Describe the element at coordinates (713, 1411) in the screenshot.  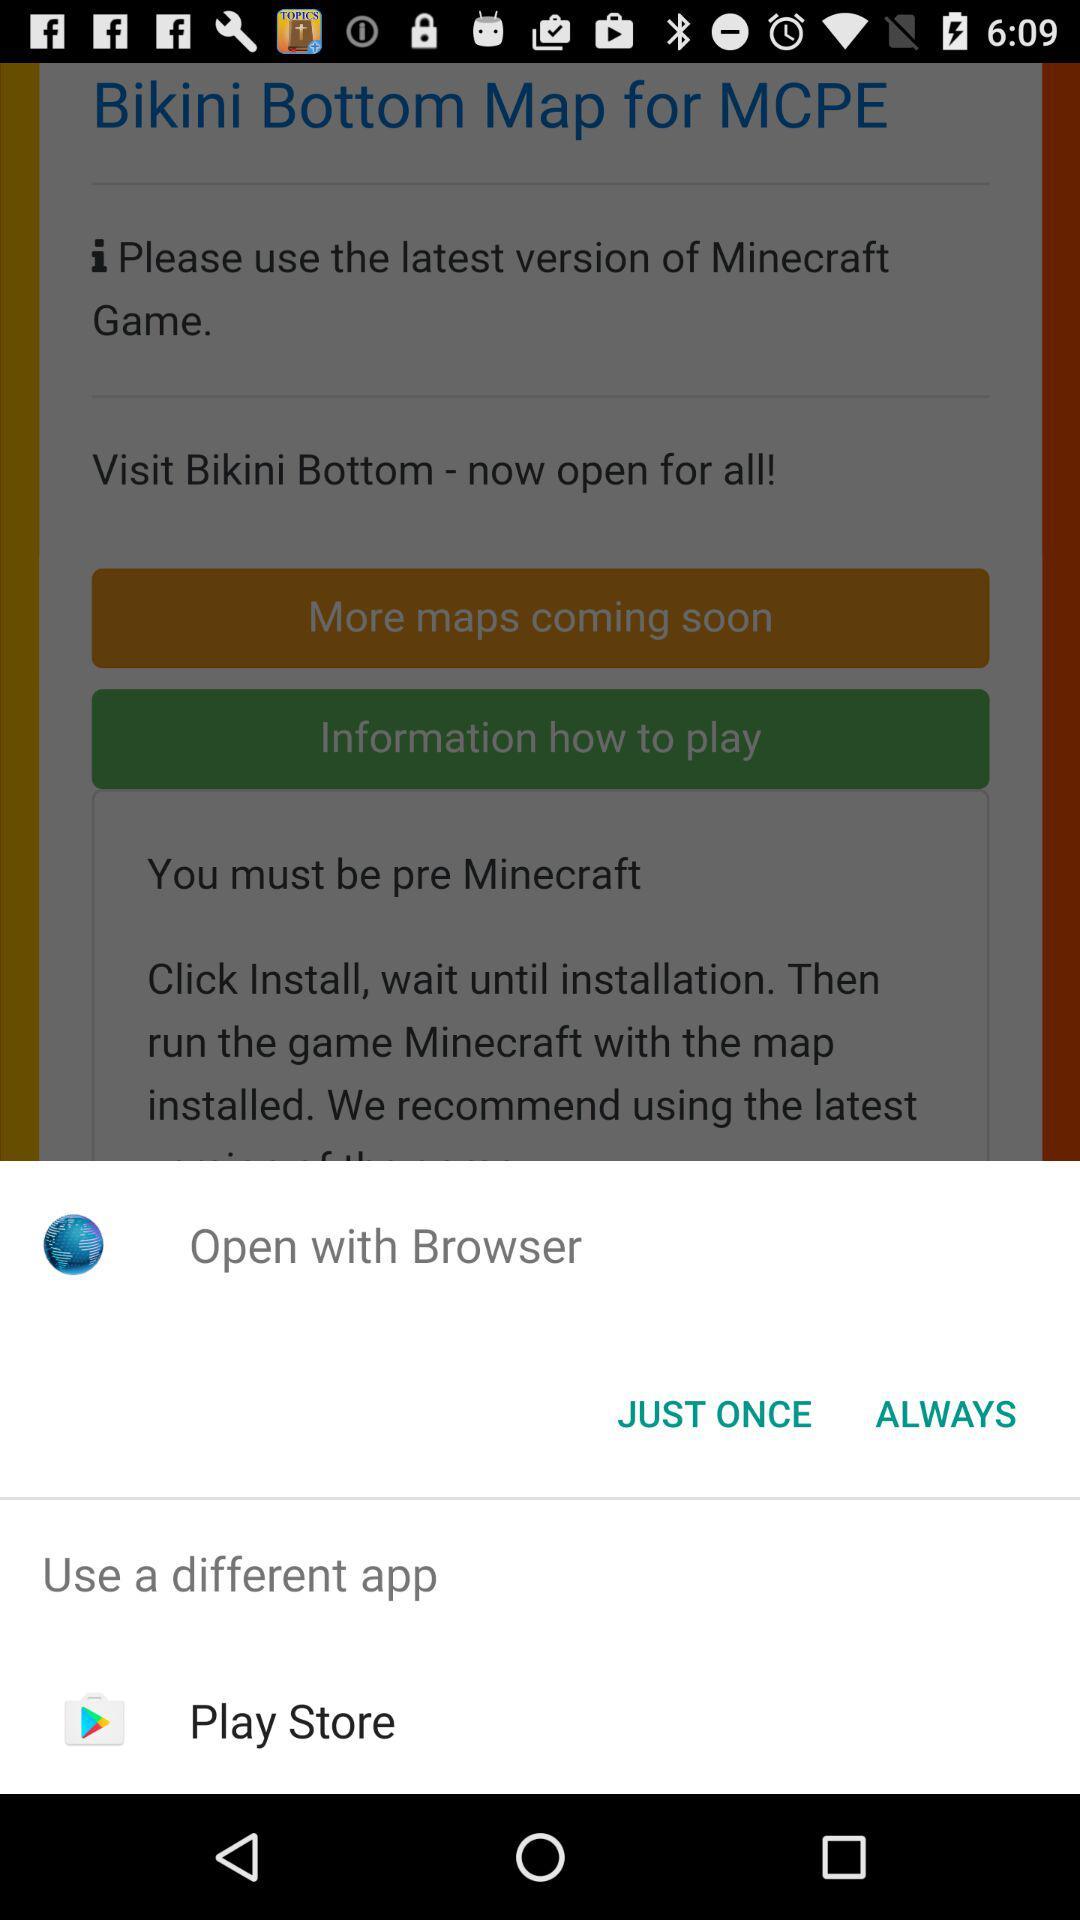
I see `just once button` at that location.